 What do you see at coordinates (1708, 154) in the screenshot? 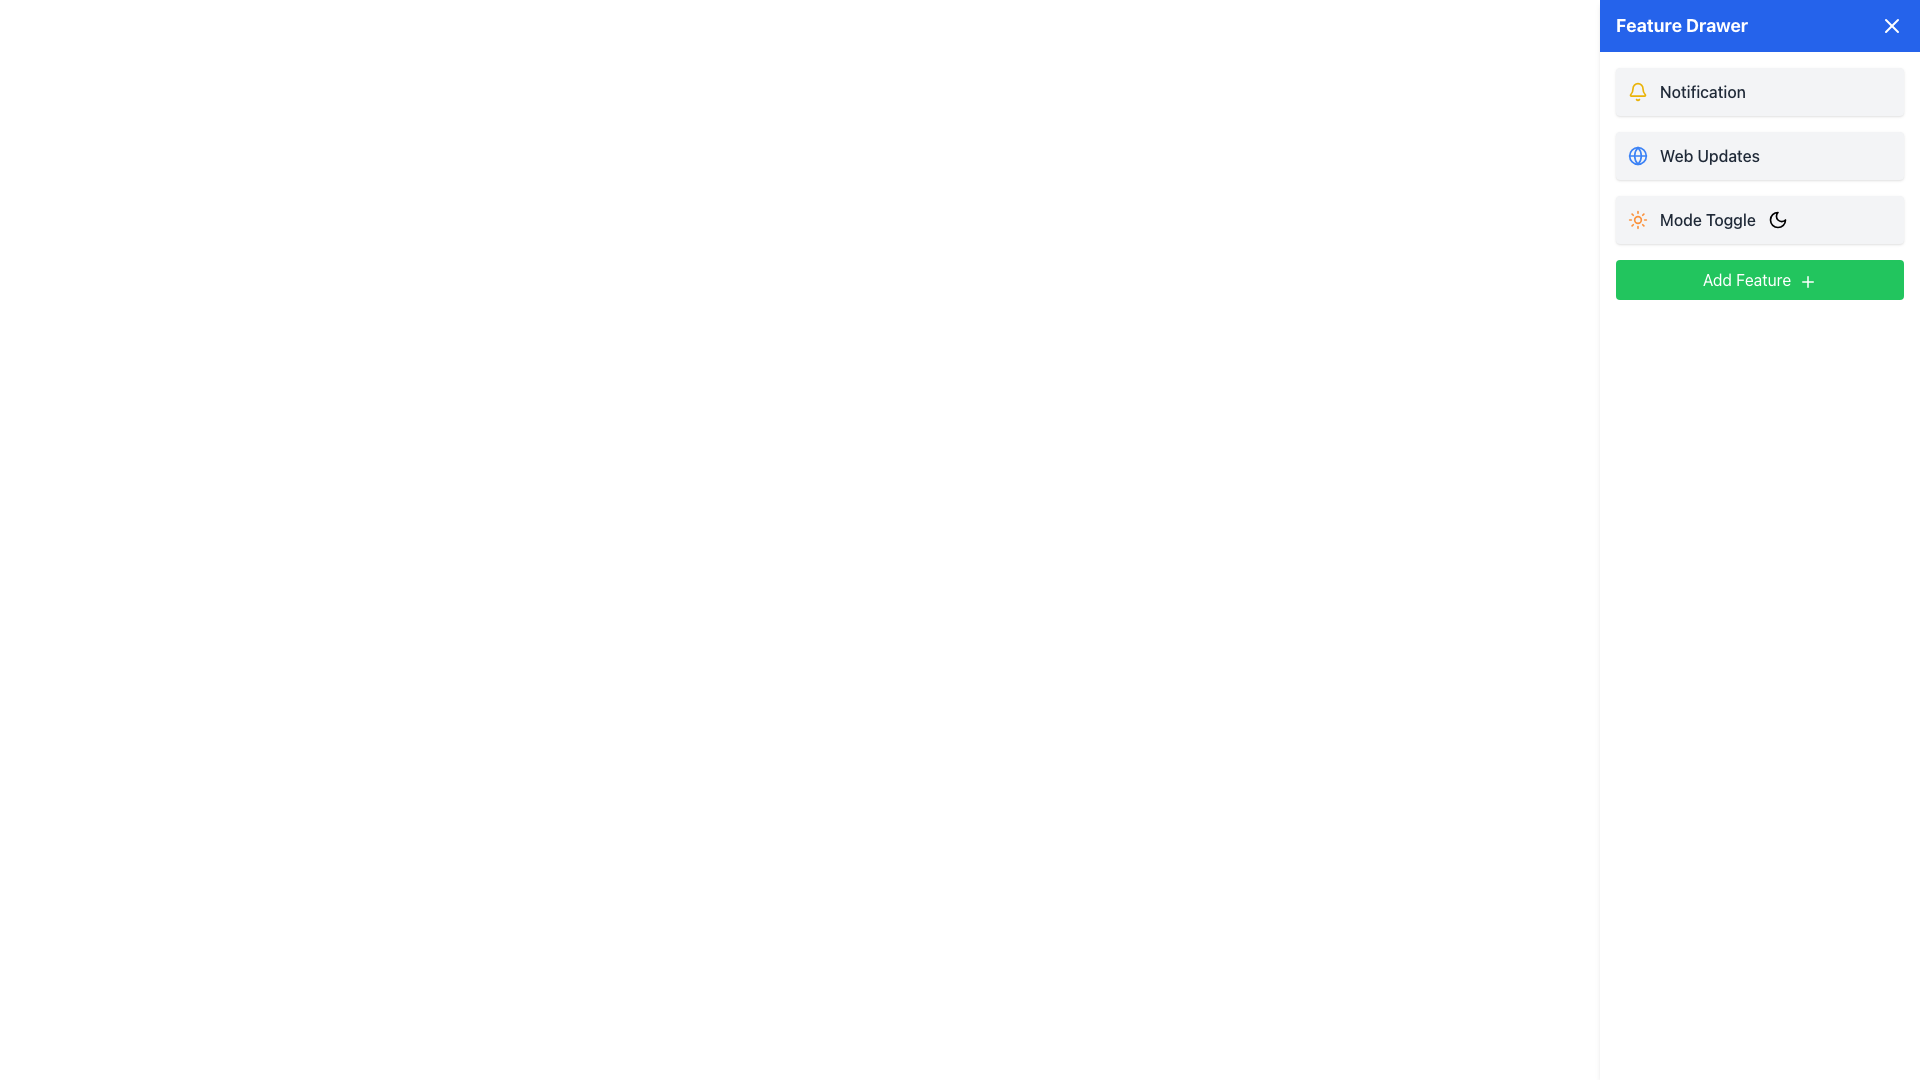
I see `the 'Web Updates' text label located within the vertical menu list of the feature drawer, which is styled as a button and includes a globe icon on the left side` at bounding box center [1708, 154].